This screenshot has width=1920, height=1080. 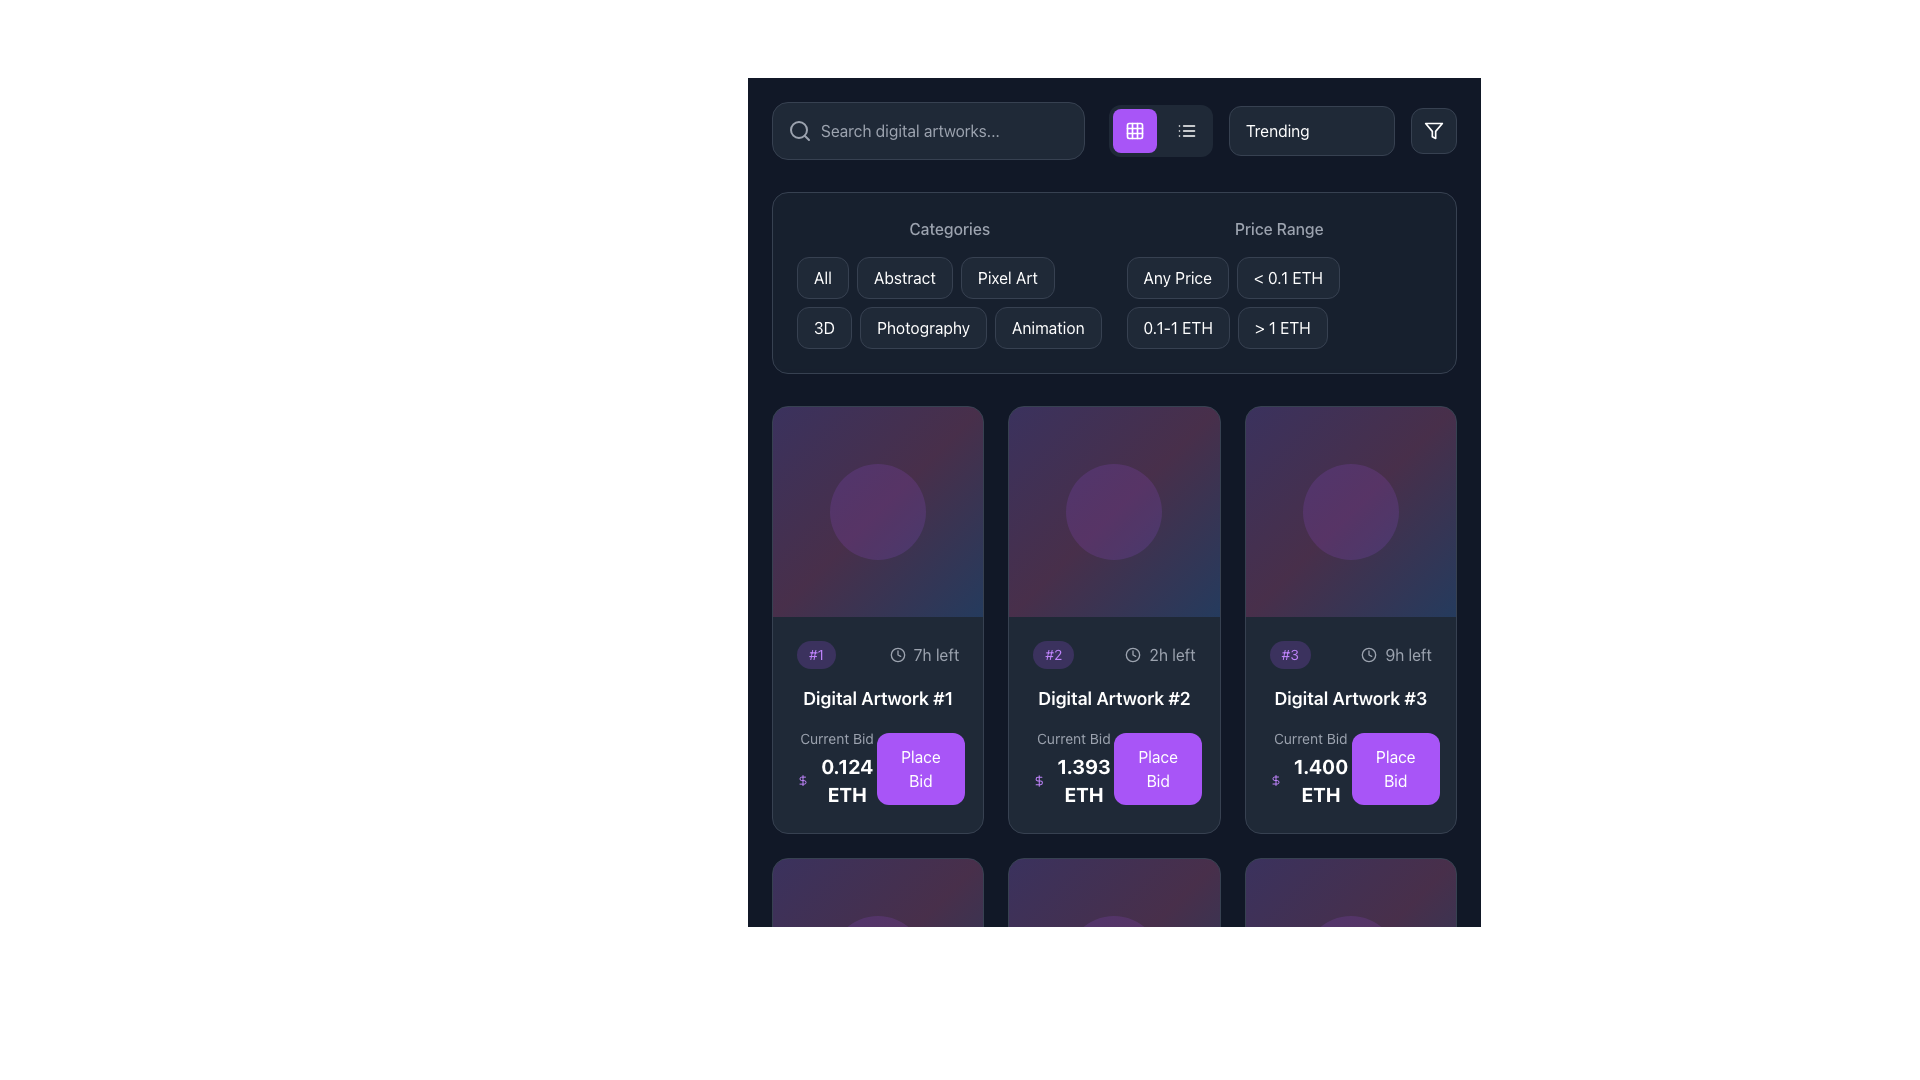 What do you see at coordinates (1186, 131) in the screenshot?
I see `the button represented by three horizontal lines at the top-right corner of the interface to switch to the list view` at bounding box center [1186, 131].